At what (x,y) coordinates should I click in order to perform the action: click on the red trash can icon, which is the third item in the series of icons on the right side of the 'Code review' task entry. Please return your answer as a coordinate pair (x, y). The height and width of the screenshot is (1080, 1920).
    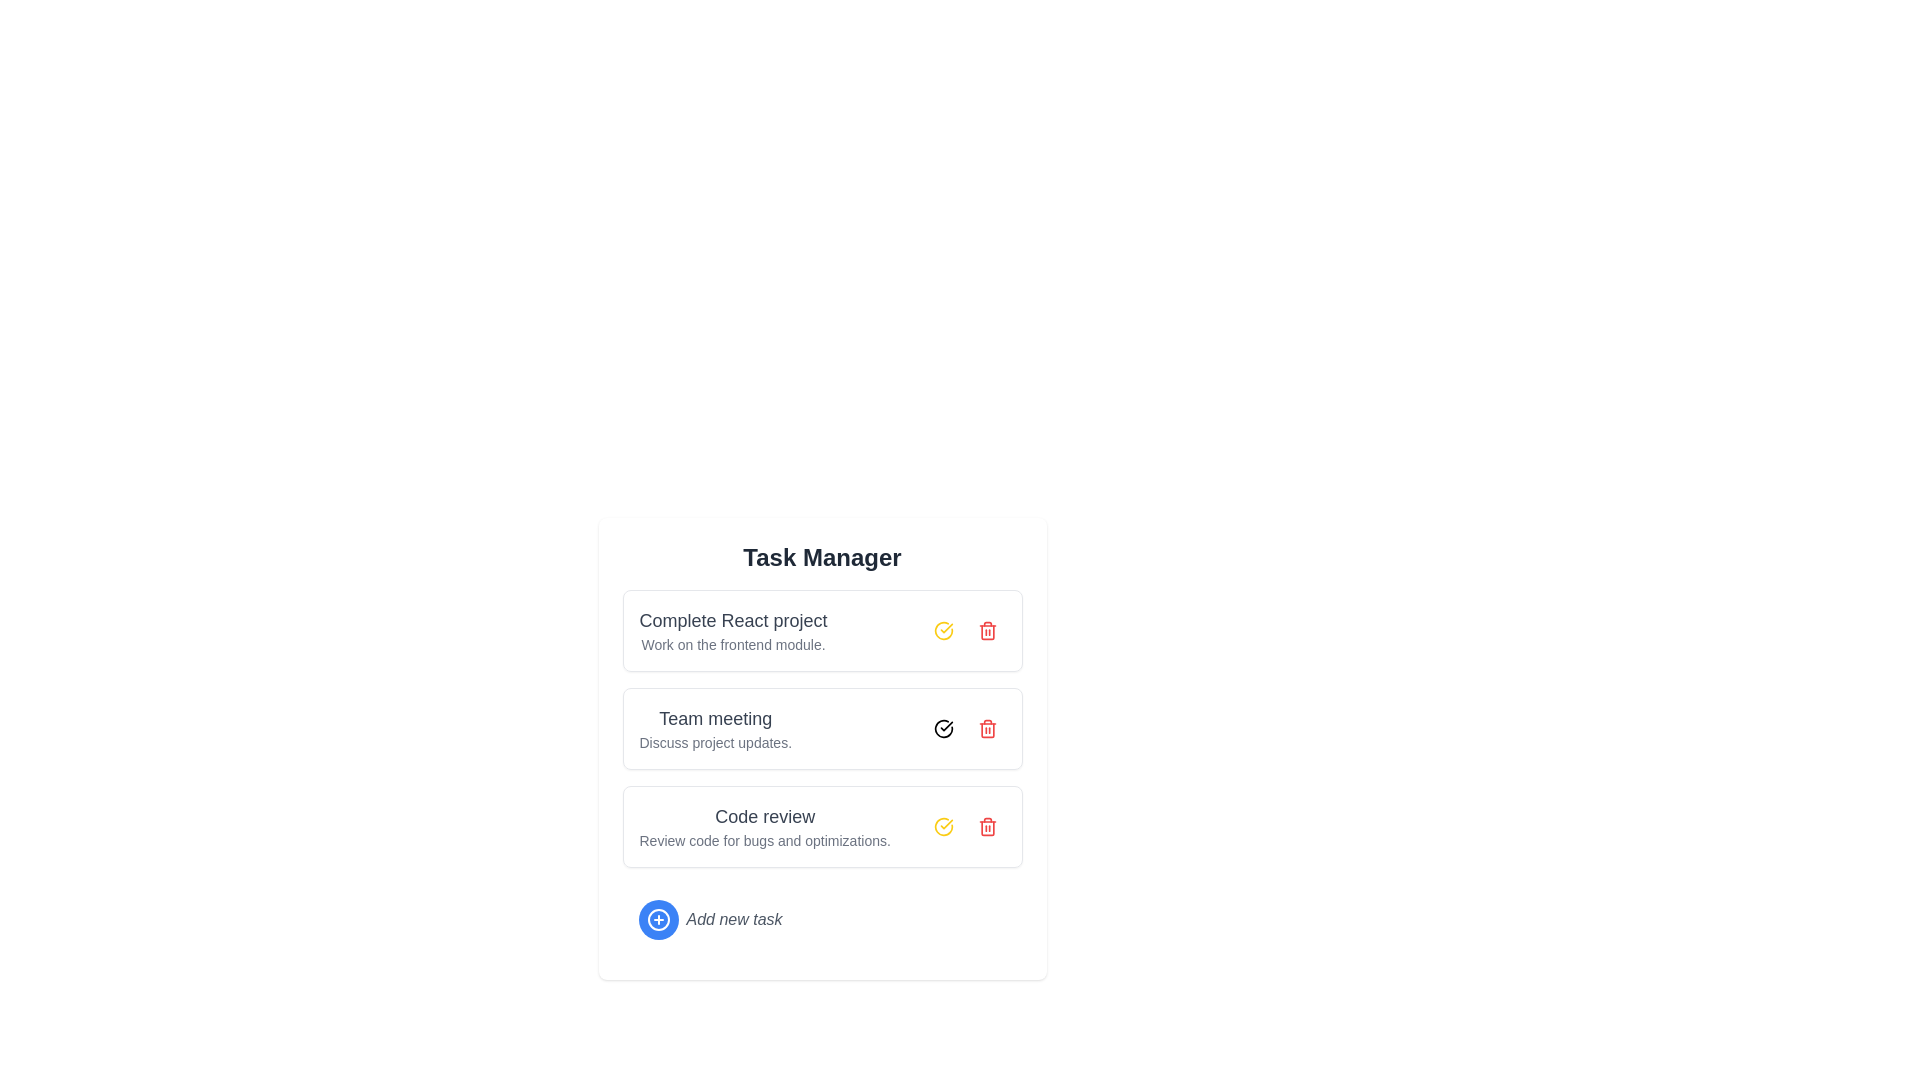
    Looking at the image, I should click on (987, 826).